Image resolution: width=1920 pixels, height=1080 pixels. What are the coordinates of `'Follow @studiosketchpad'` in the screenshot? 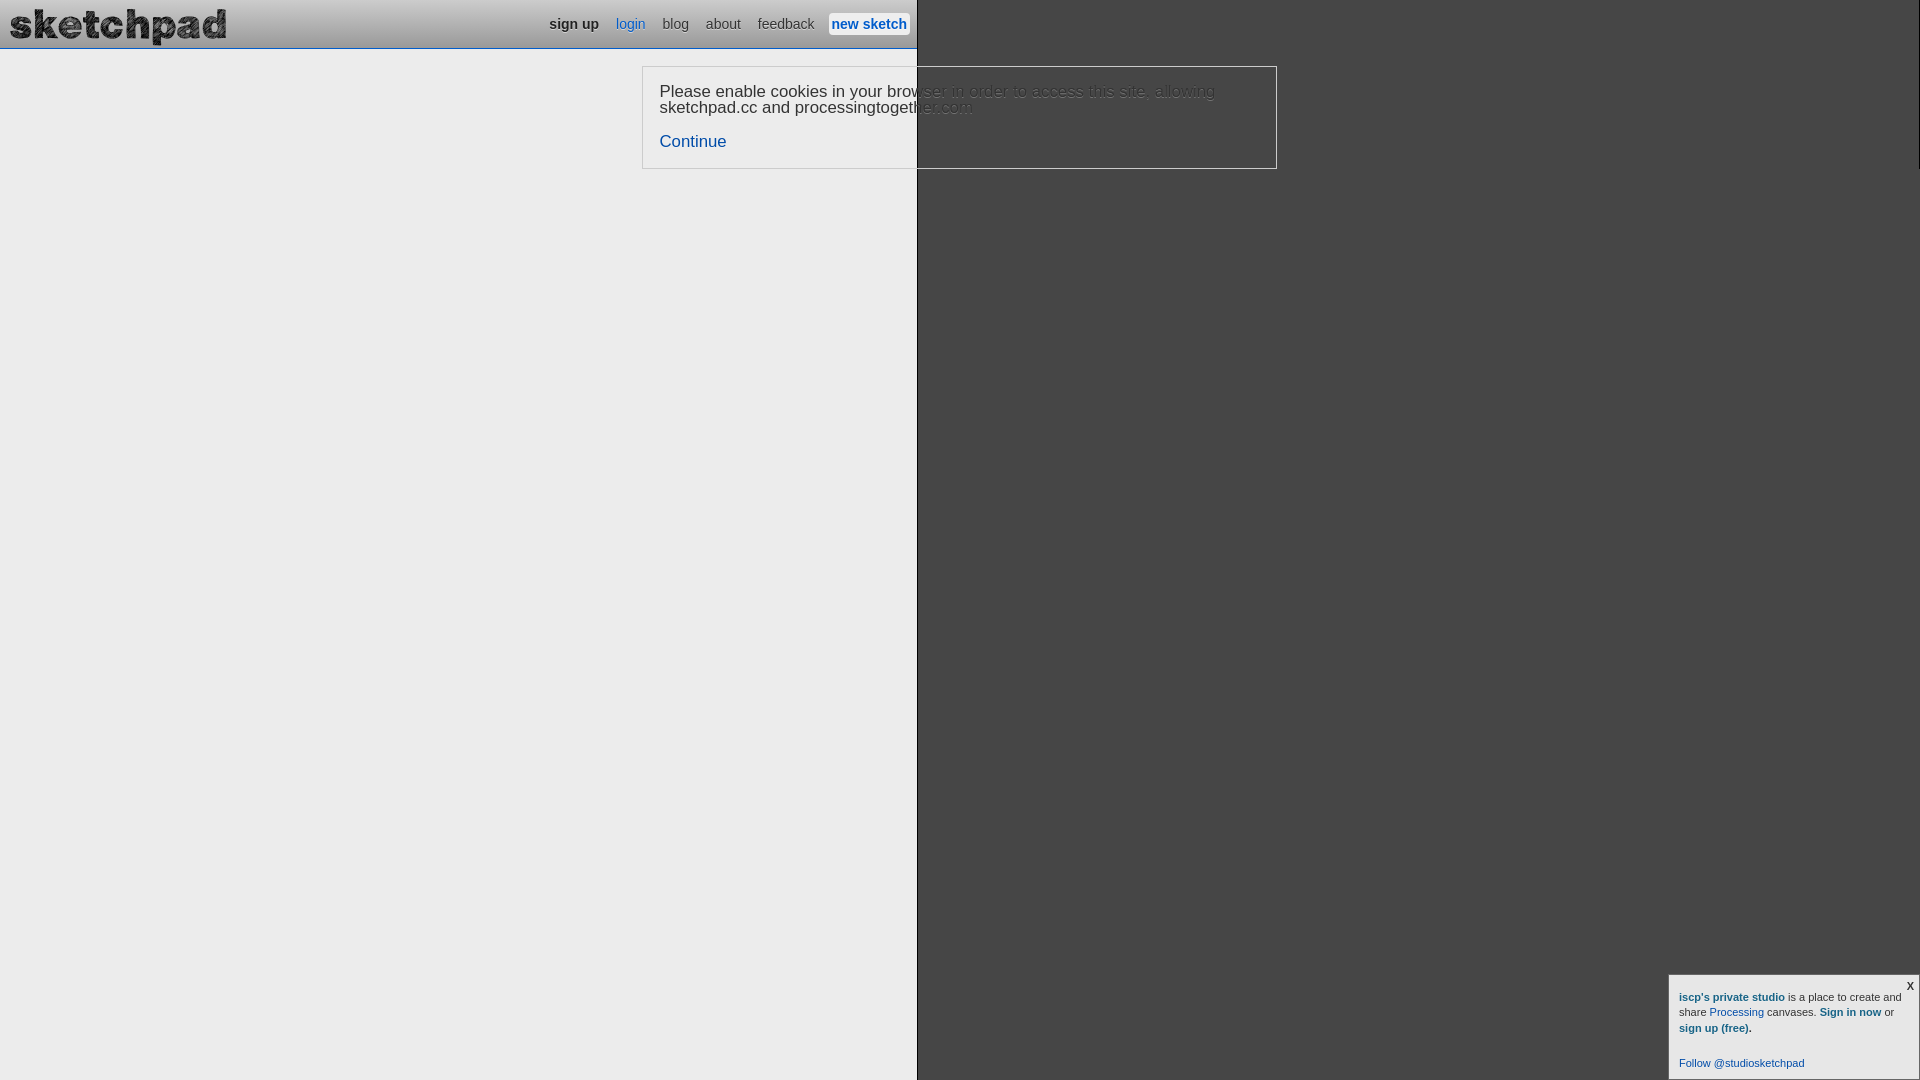 It's located at (1741, 1062).